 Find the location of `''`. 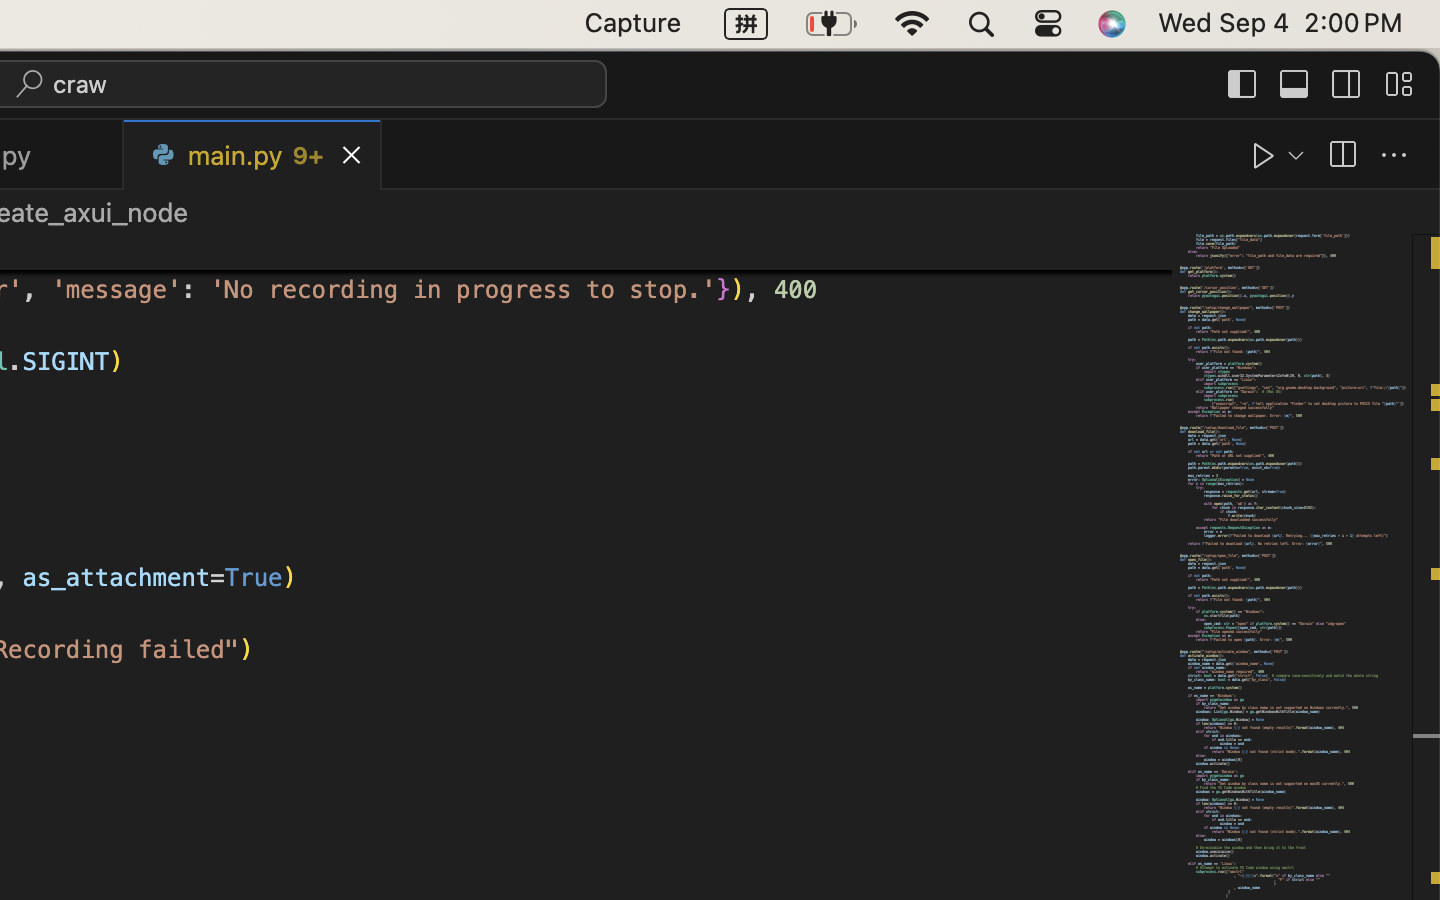

'' is located at coordinates (1340, 155).